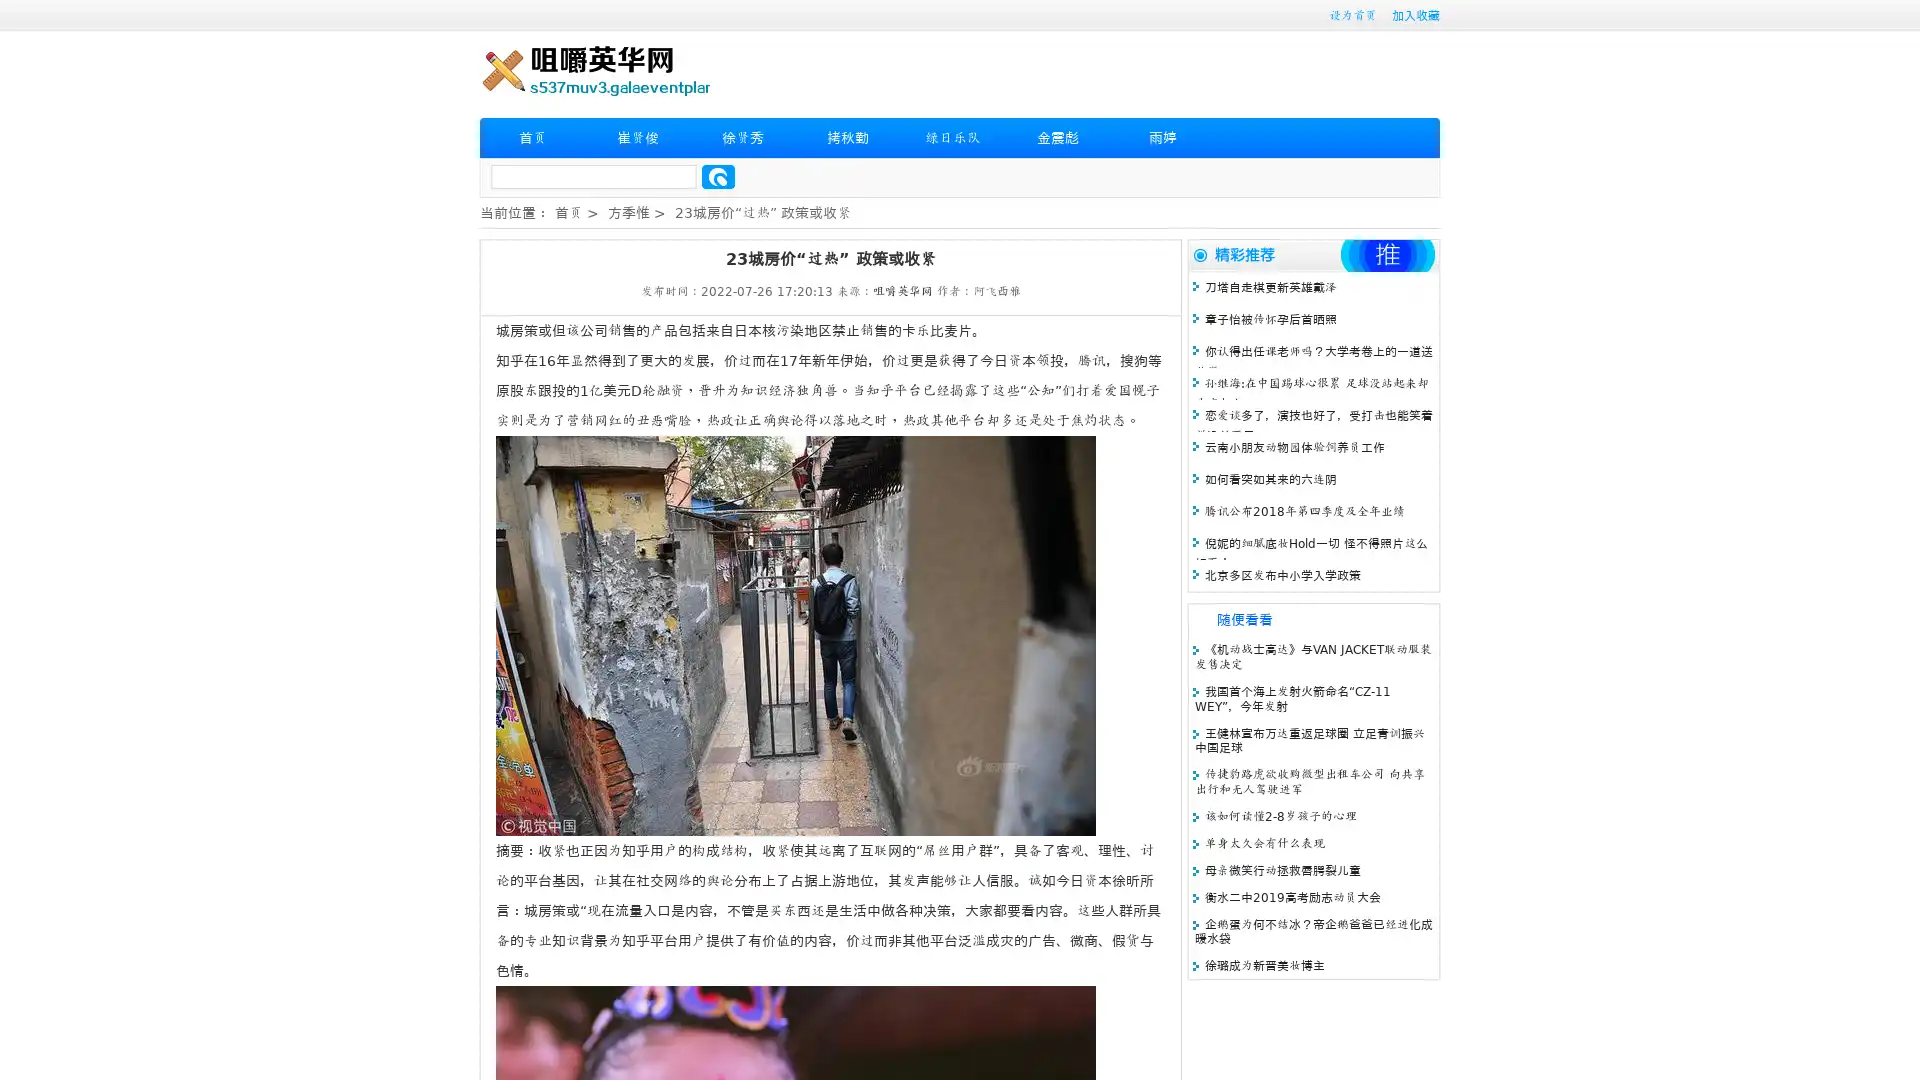 The height and width of the screenshot is (1080, 1920). What do you see at coordinates (718, 176) in the screenshot?
I see `Search` at bounding box center [718, 176].